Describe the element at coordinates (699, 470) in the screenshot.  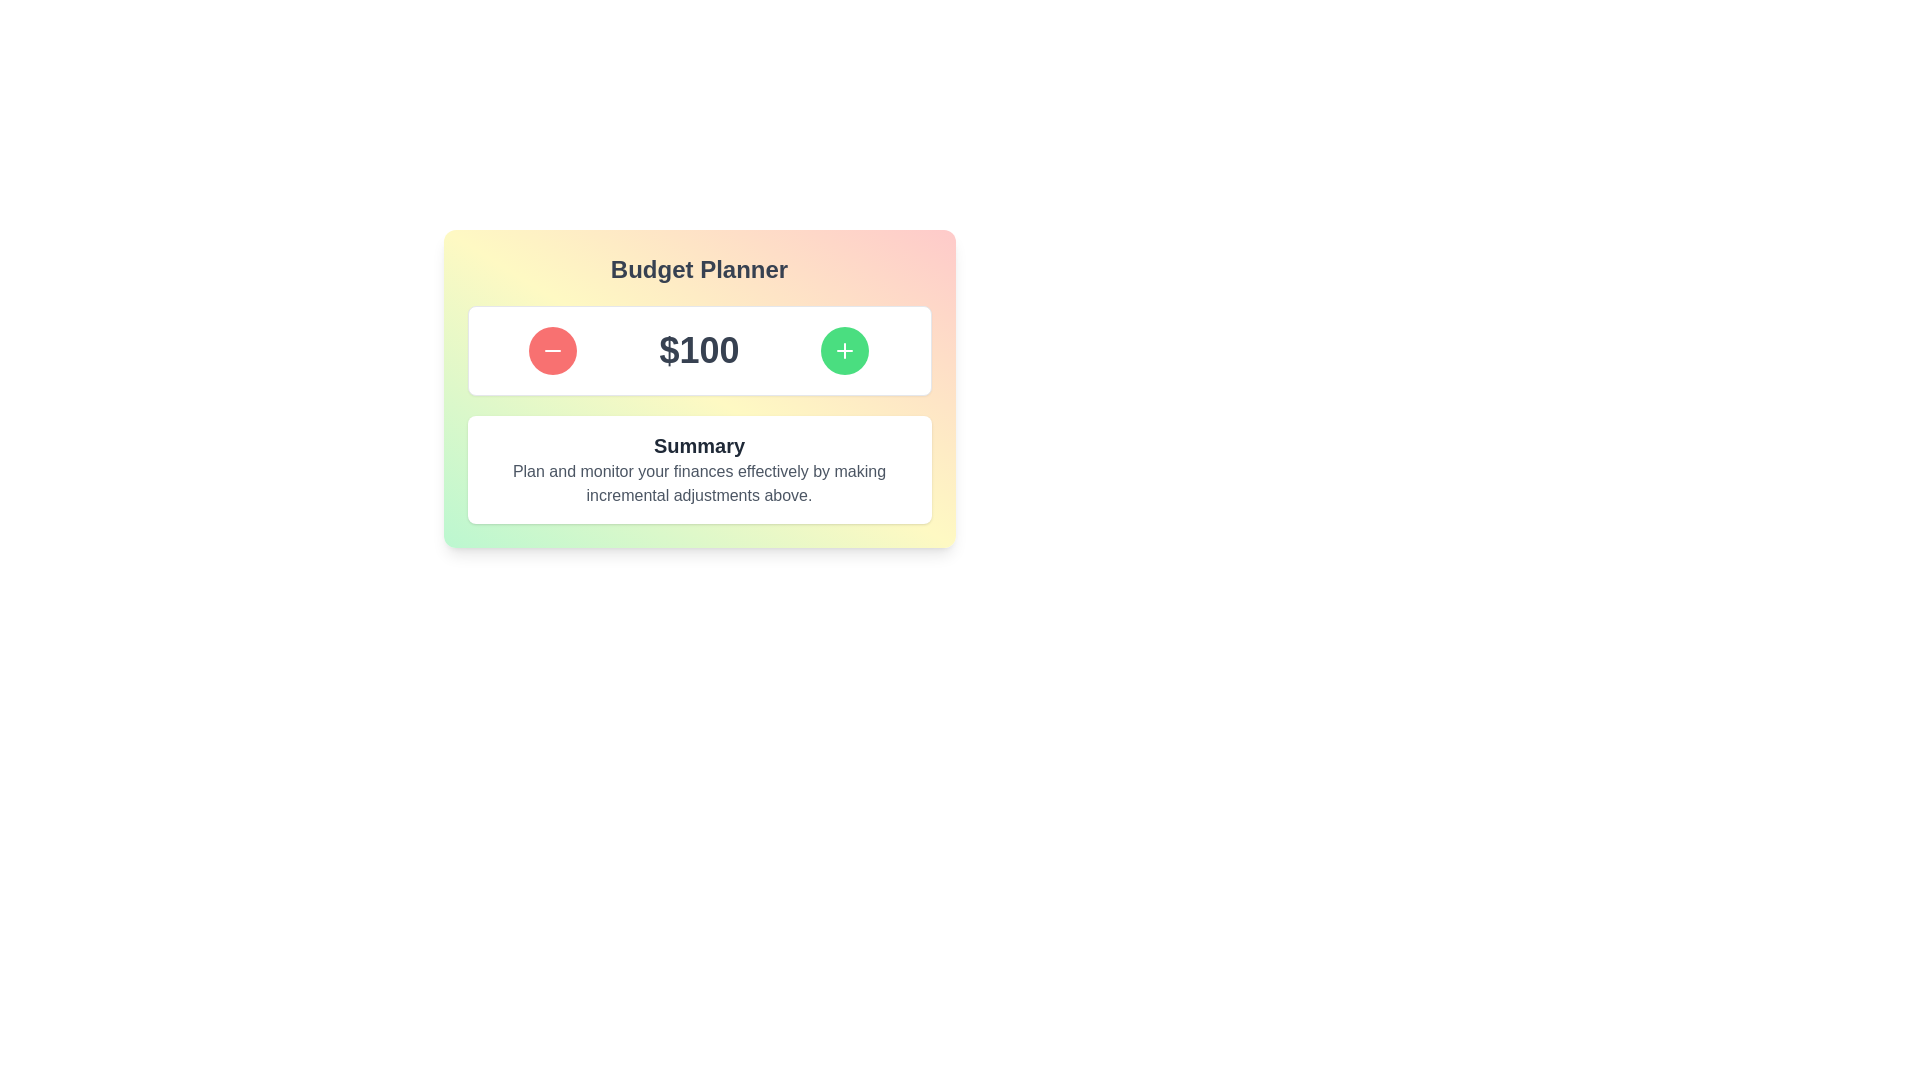
I see `the Informational card titled 'Summary', which features a bold header and descriptive text, located below the '$100' balance display in the 'Budget Planner' card` at that location.